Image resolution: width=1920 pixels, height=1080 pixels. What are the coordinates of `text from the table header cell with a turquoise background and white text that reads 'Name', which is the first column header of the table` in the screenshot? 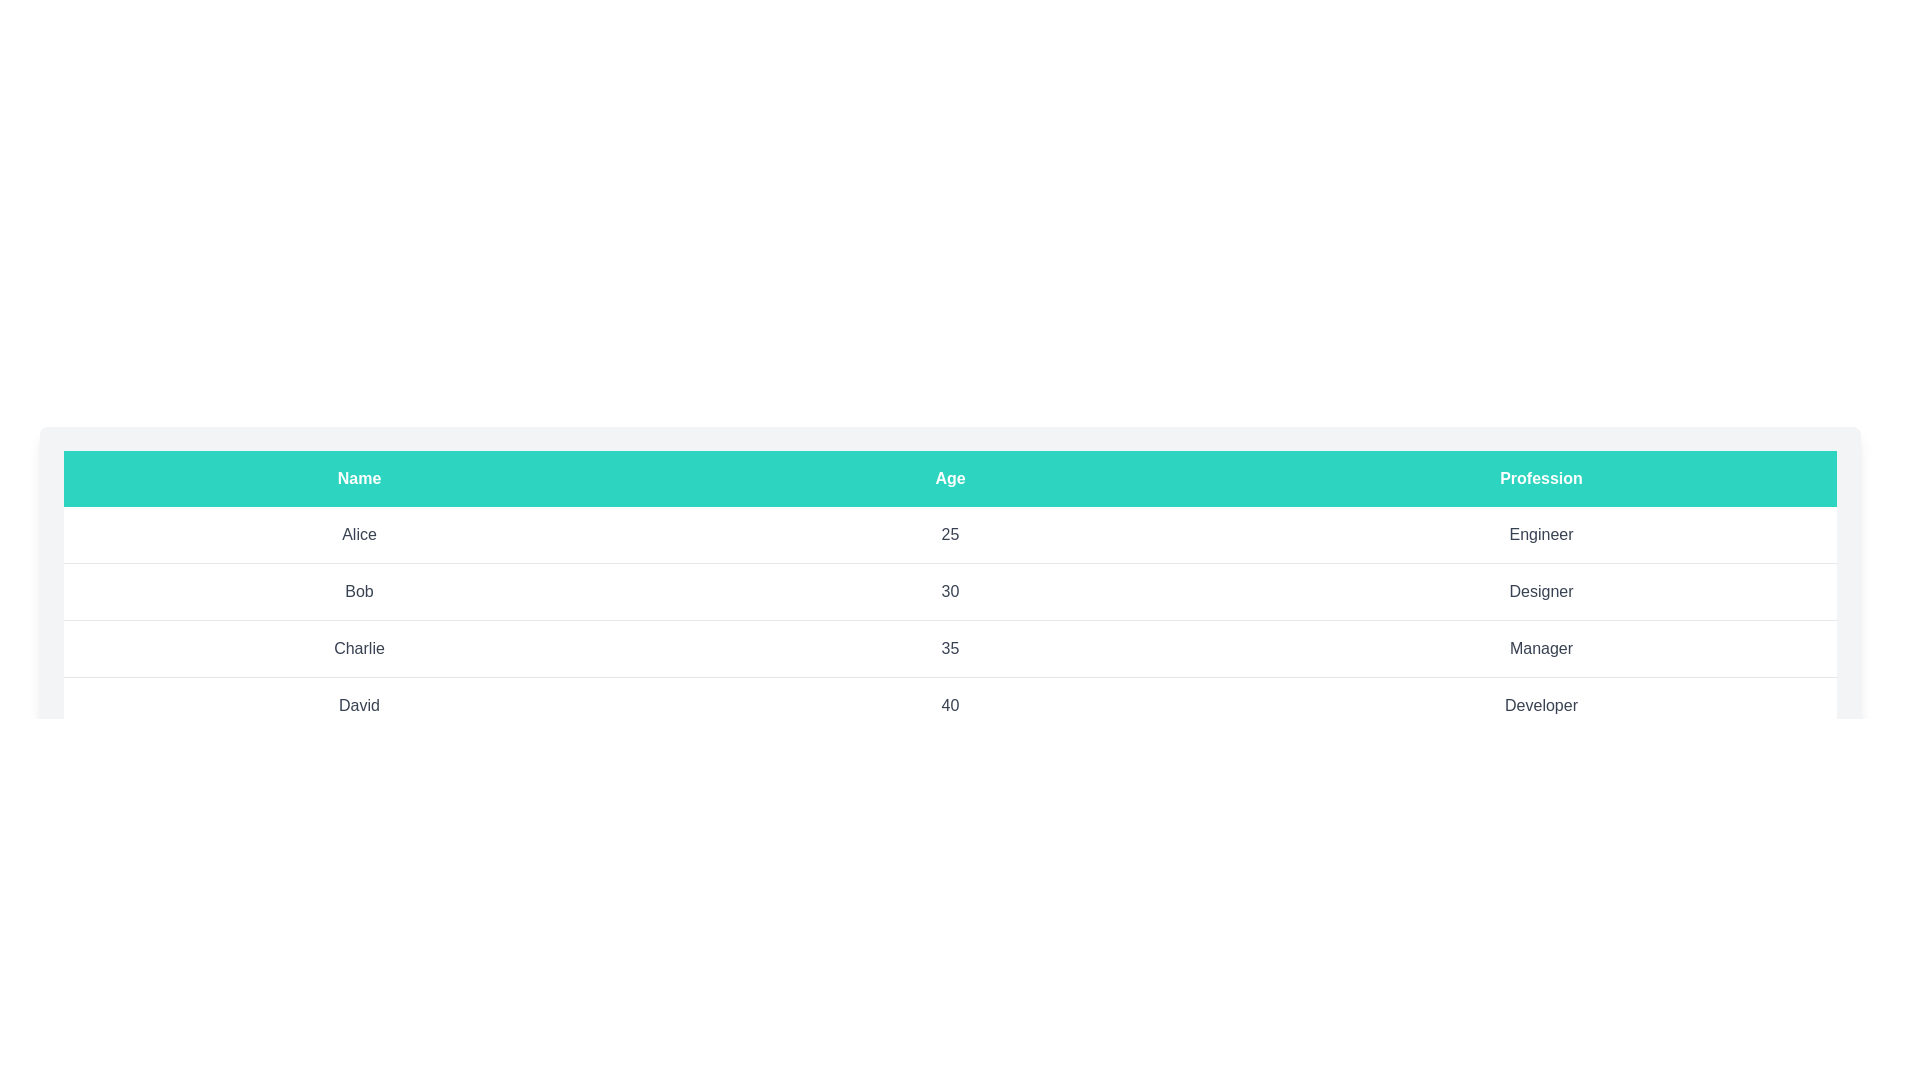 It's located at (359, 478).